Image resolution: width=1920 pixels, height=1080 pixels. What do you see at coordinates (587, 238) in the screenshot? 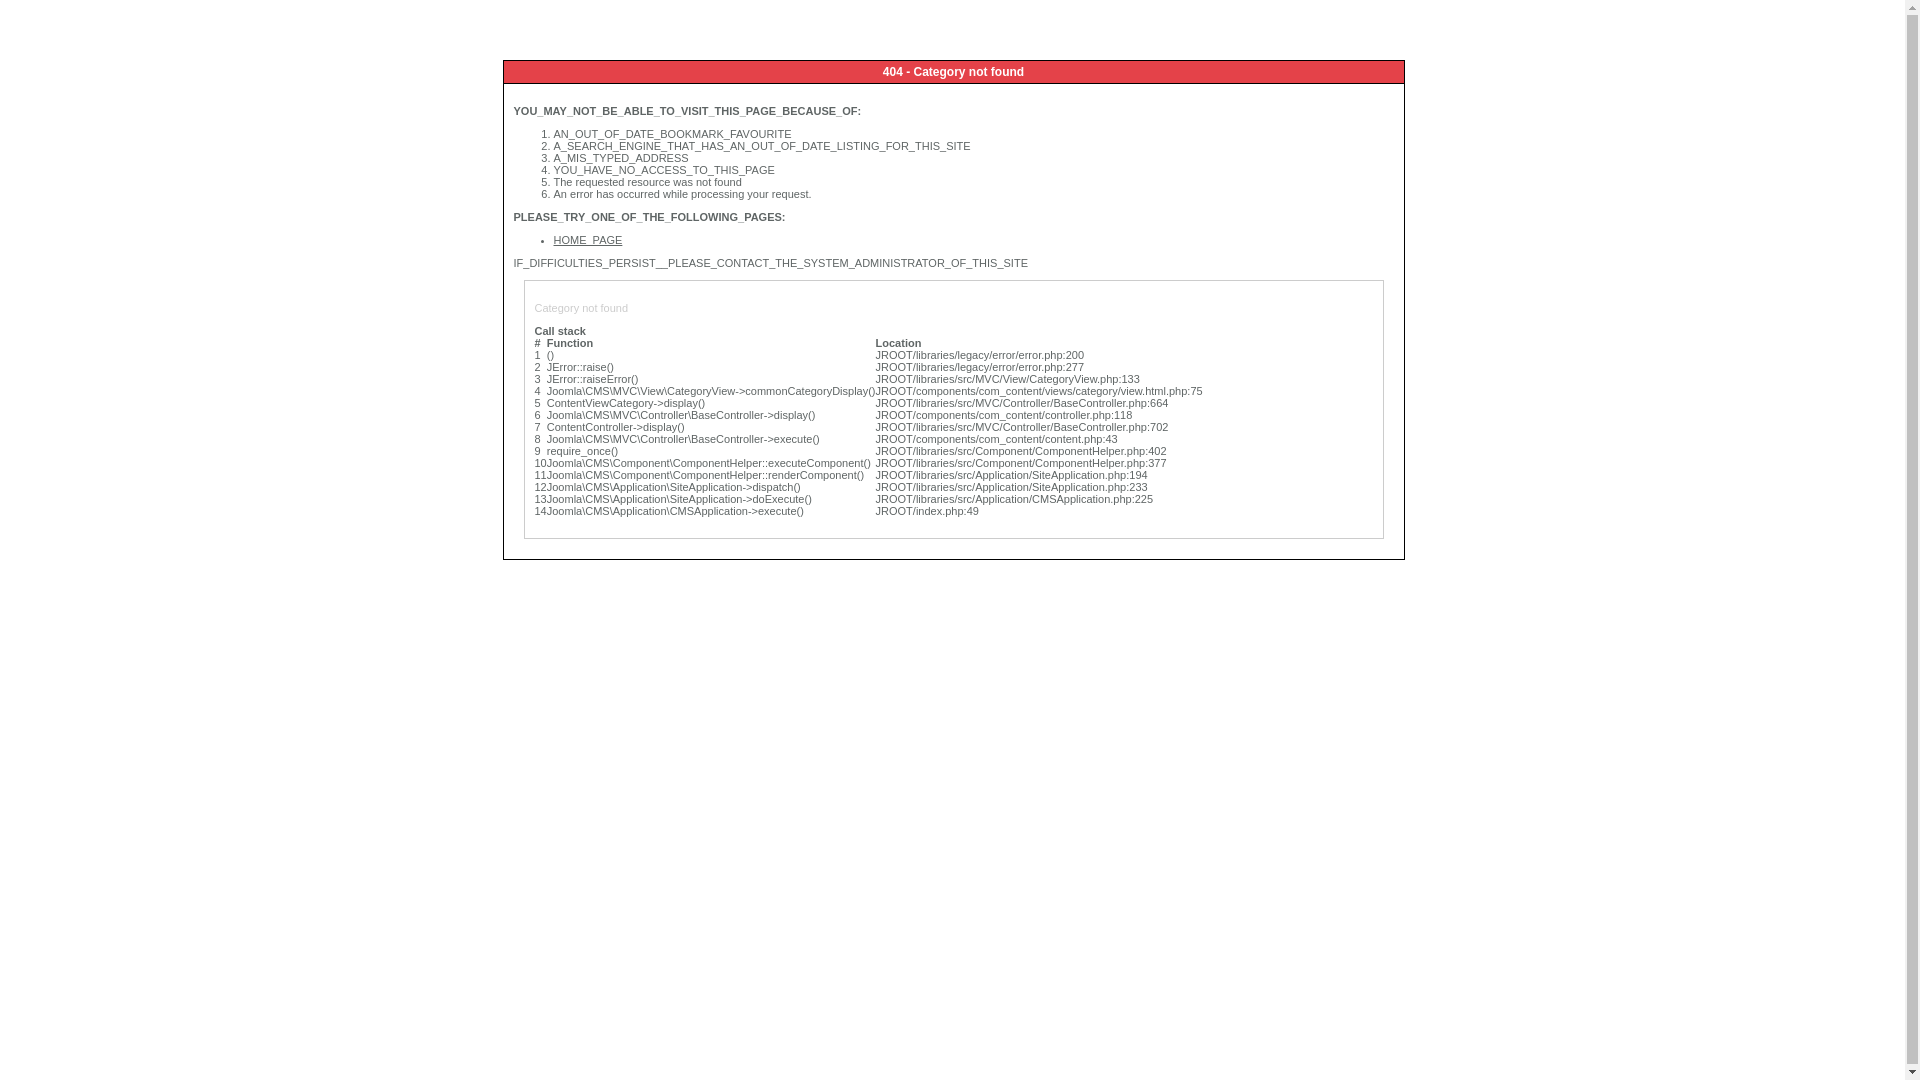
I see `'HOME_PAGE'` at bounding box center [587, 238].